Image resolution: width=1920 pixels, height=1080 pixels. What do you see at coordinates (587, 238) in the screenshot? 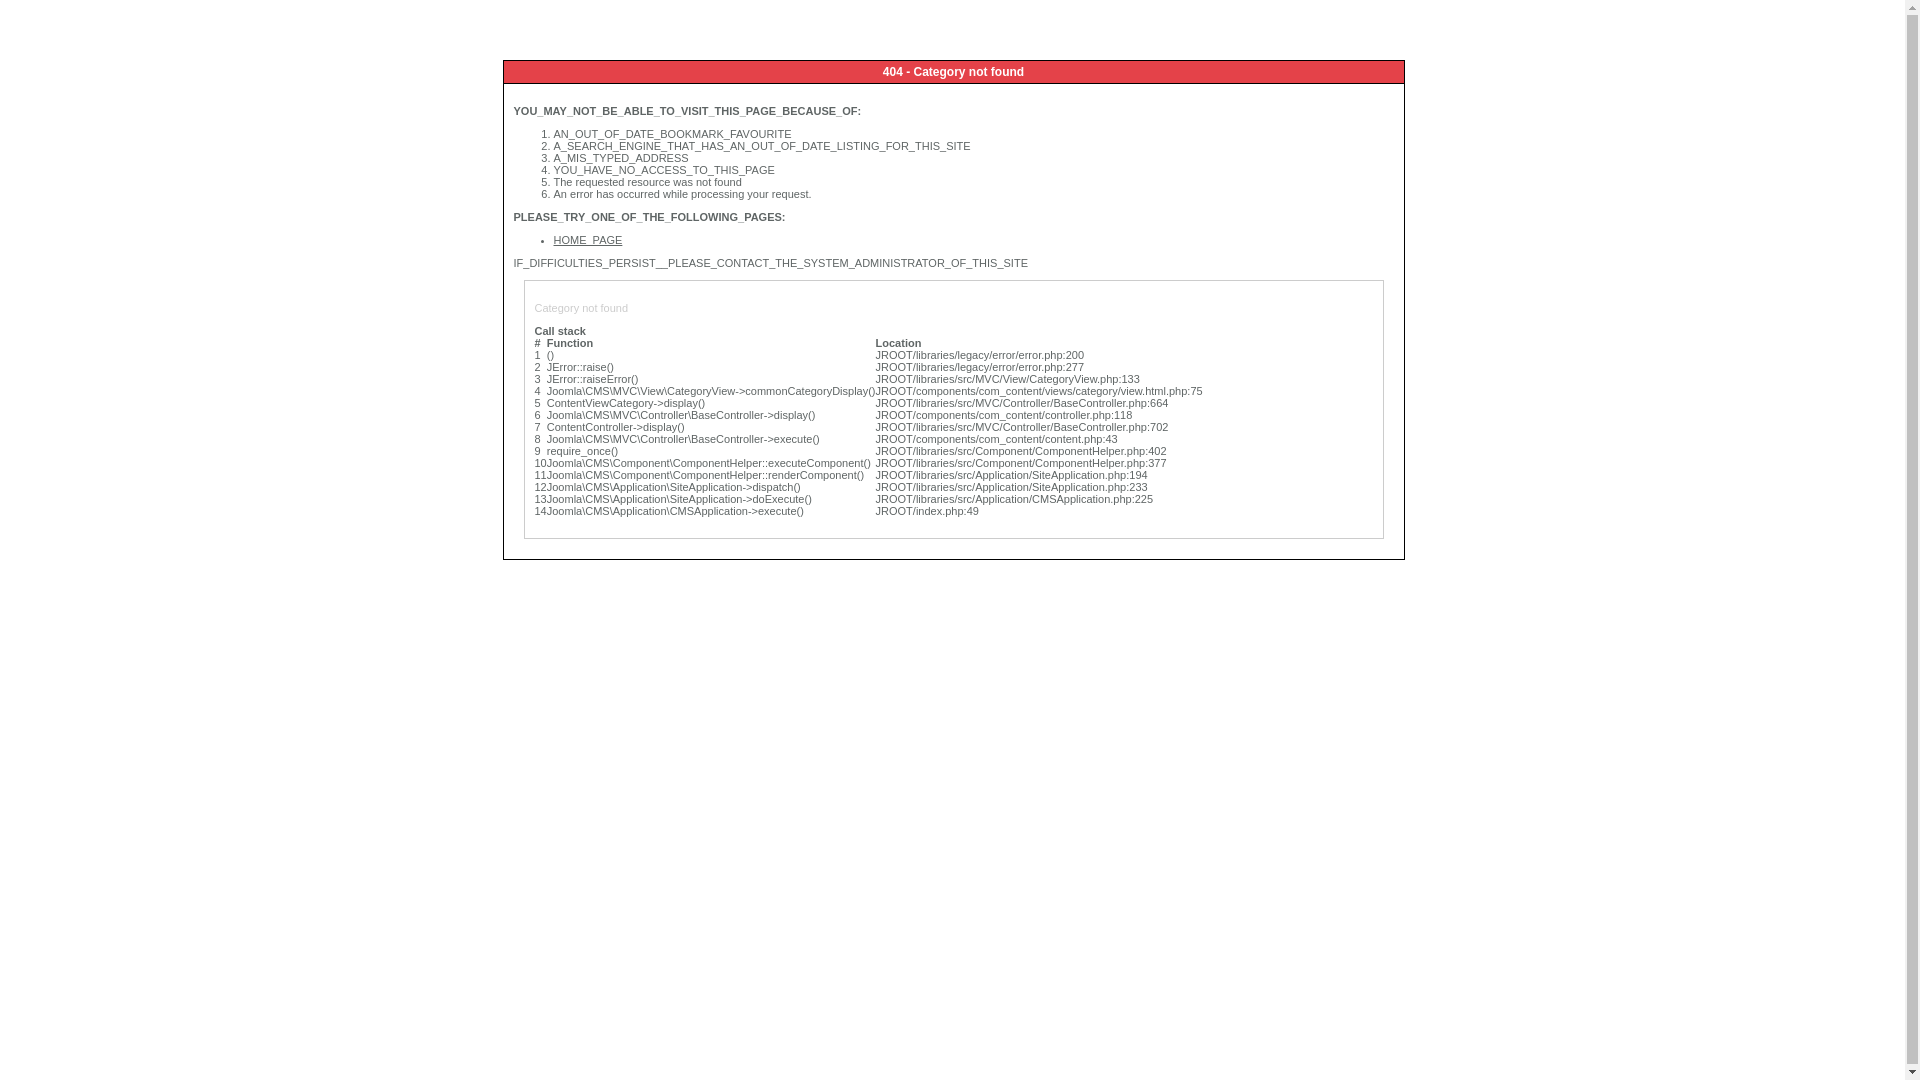
I see `'HOME_PAGE'` at bounding box center [587, 238].